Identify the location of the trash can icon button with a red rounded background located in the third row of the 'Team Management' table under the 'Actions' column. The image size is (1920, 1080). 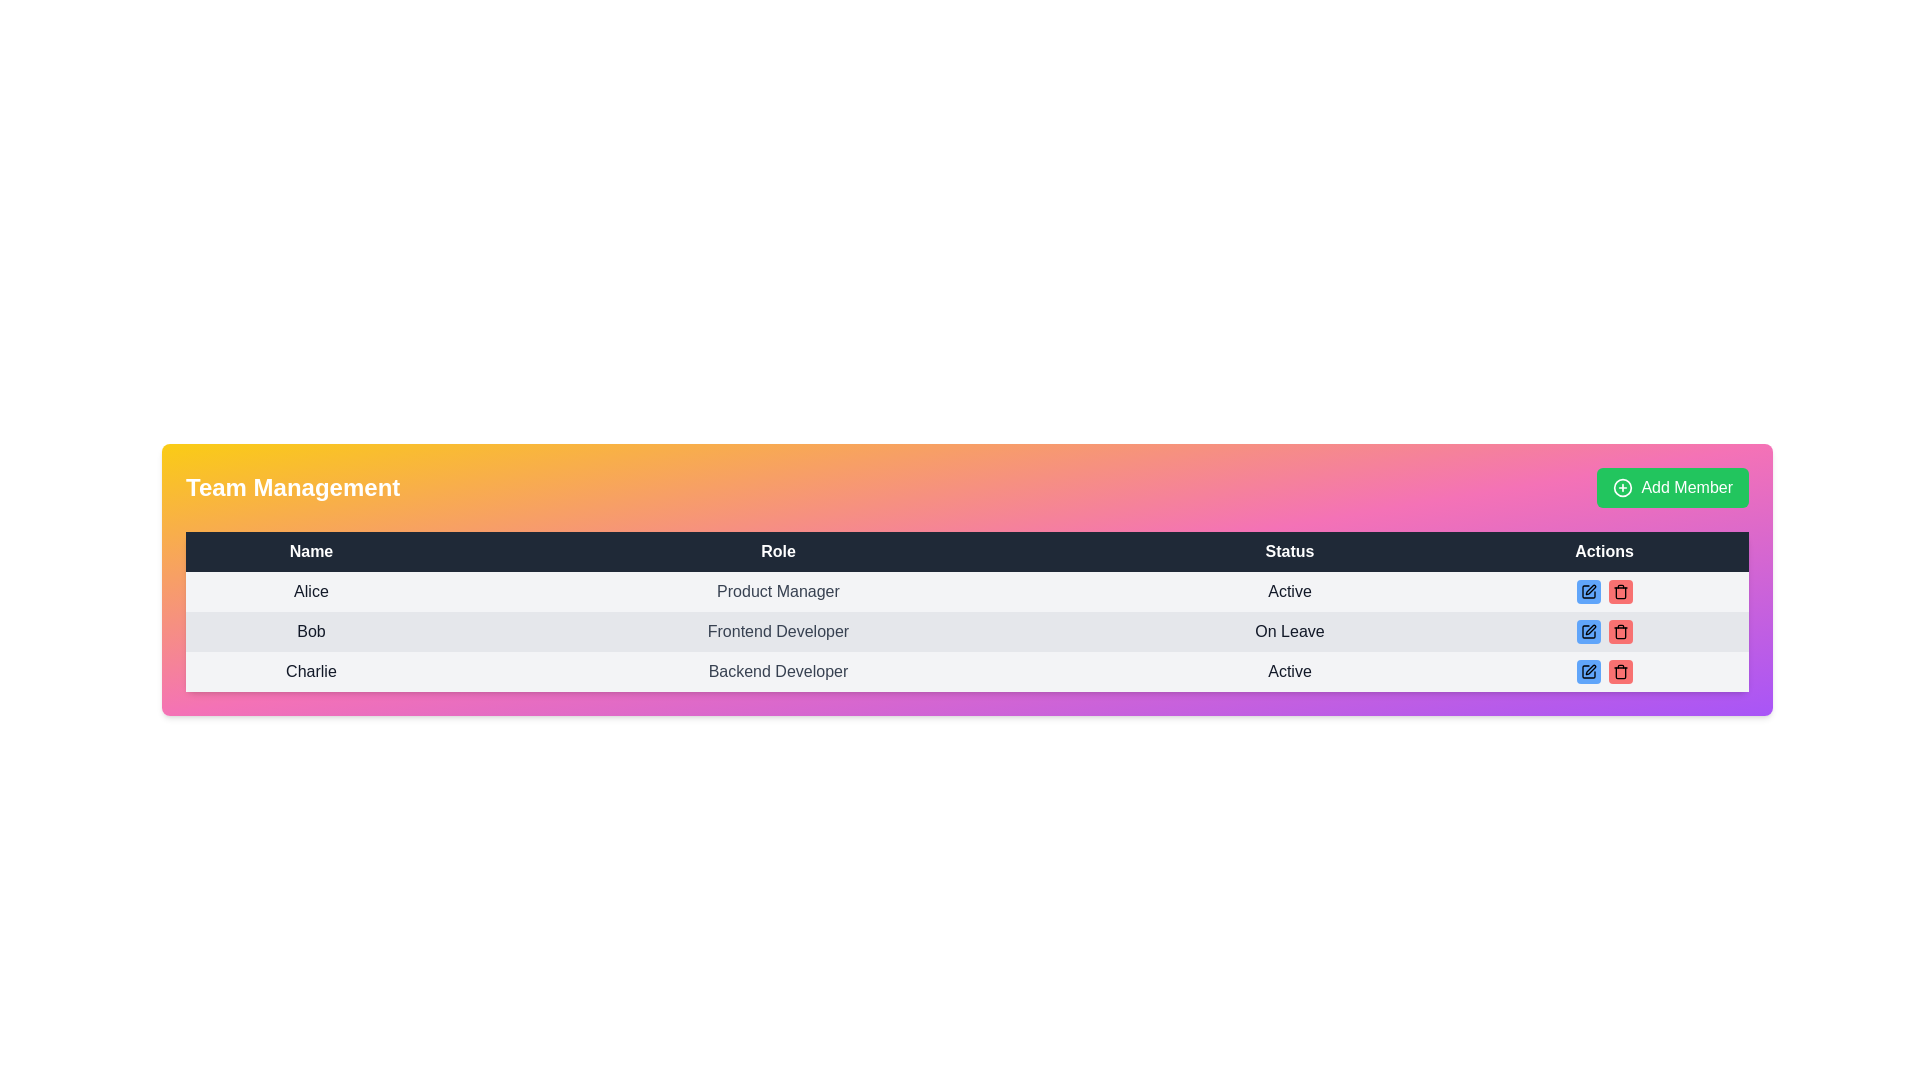
(1620, 632).